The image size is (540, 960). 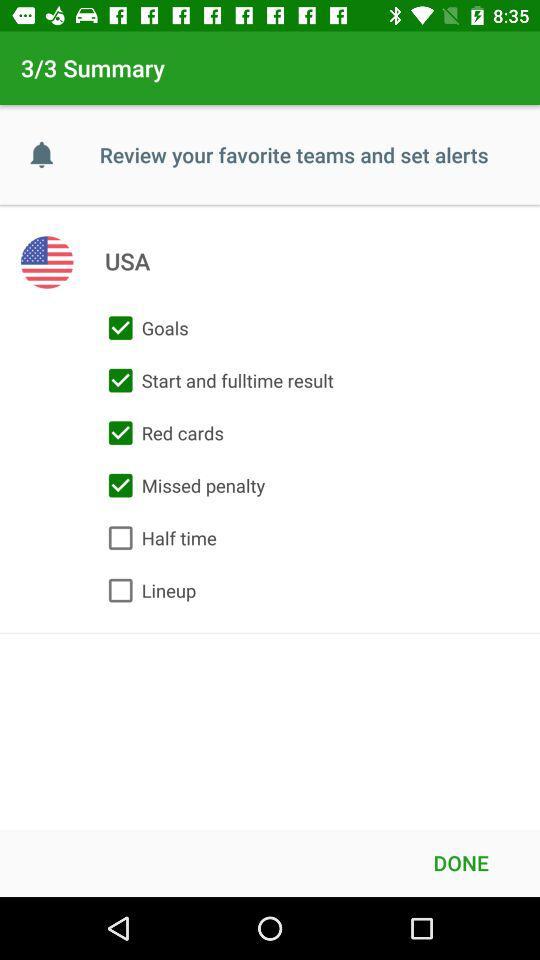 I want to click on the item below the usa item, so click(x=143, y=328).